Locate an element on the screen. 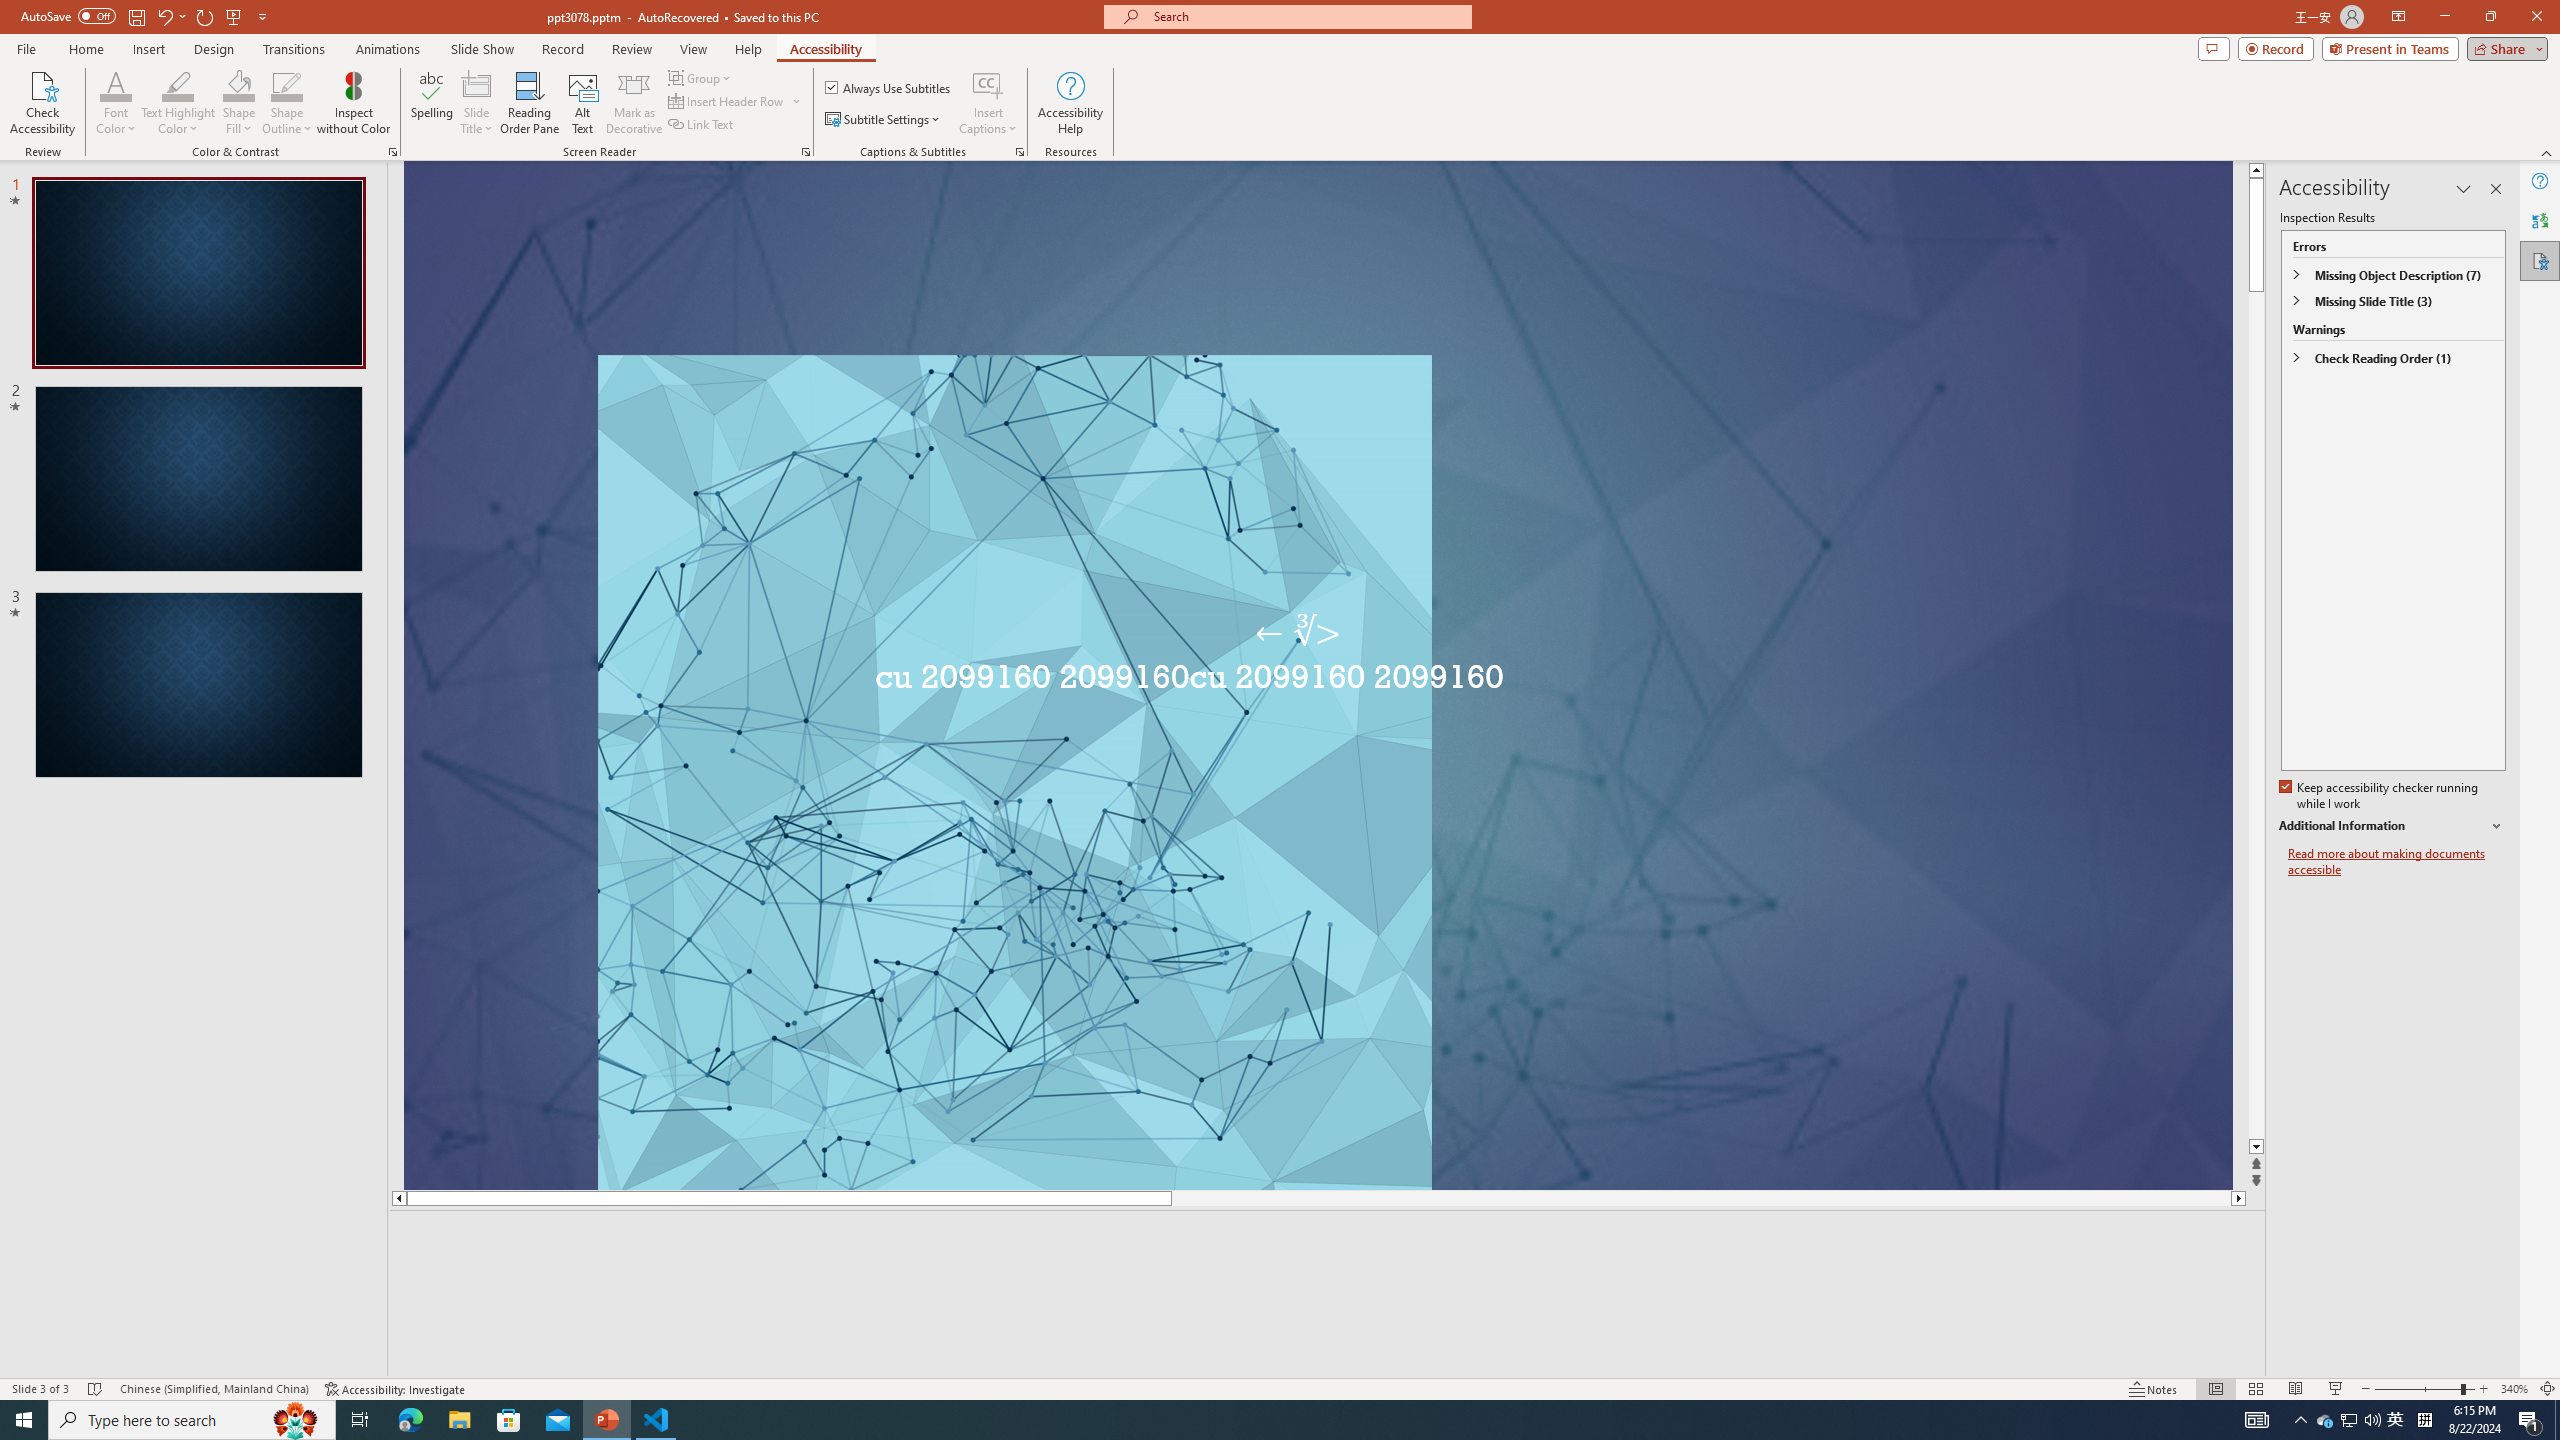 The image size is (2560, 1440). 'Inspect without Color' is located at coordinates (354, 103).